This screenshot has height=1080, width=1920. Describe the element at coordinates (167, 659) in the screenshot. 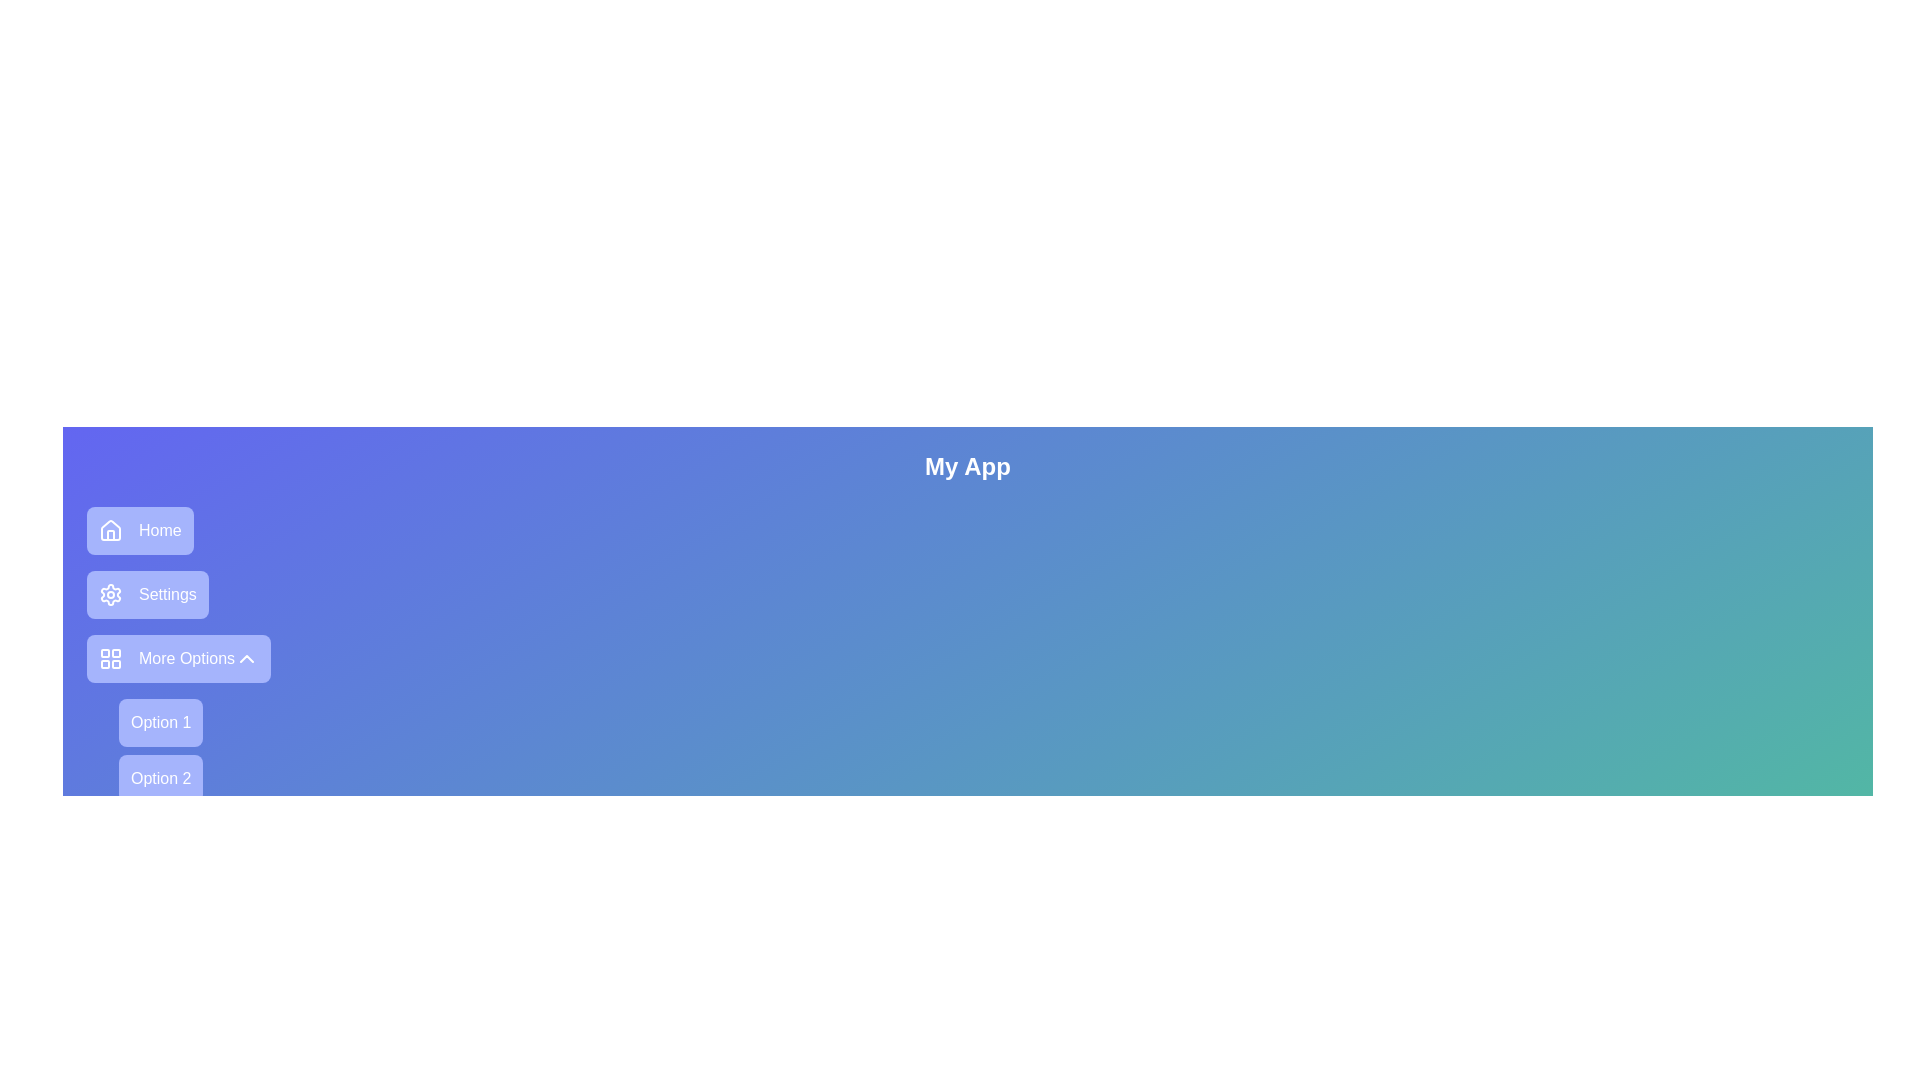

I see `the 'More Options' button, which features a white label and a grid layout icon` at that location.